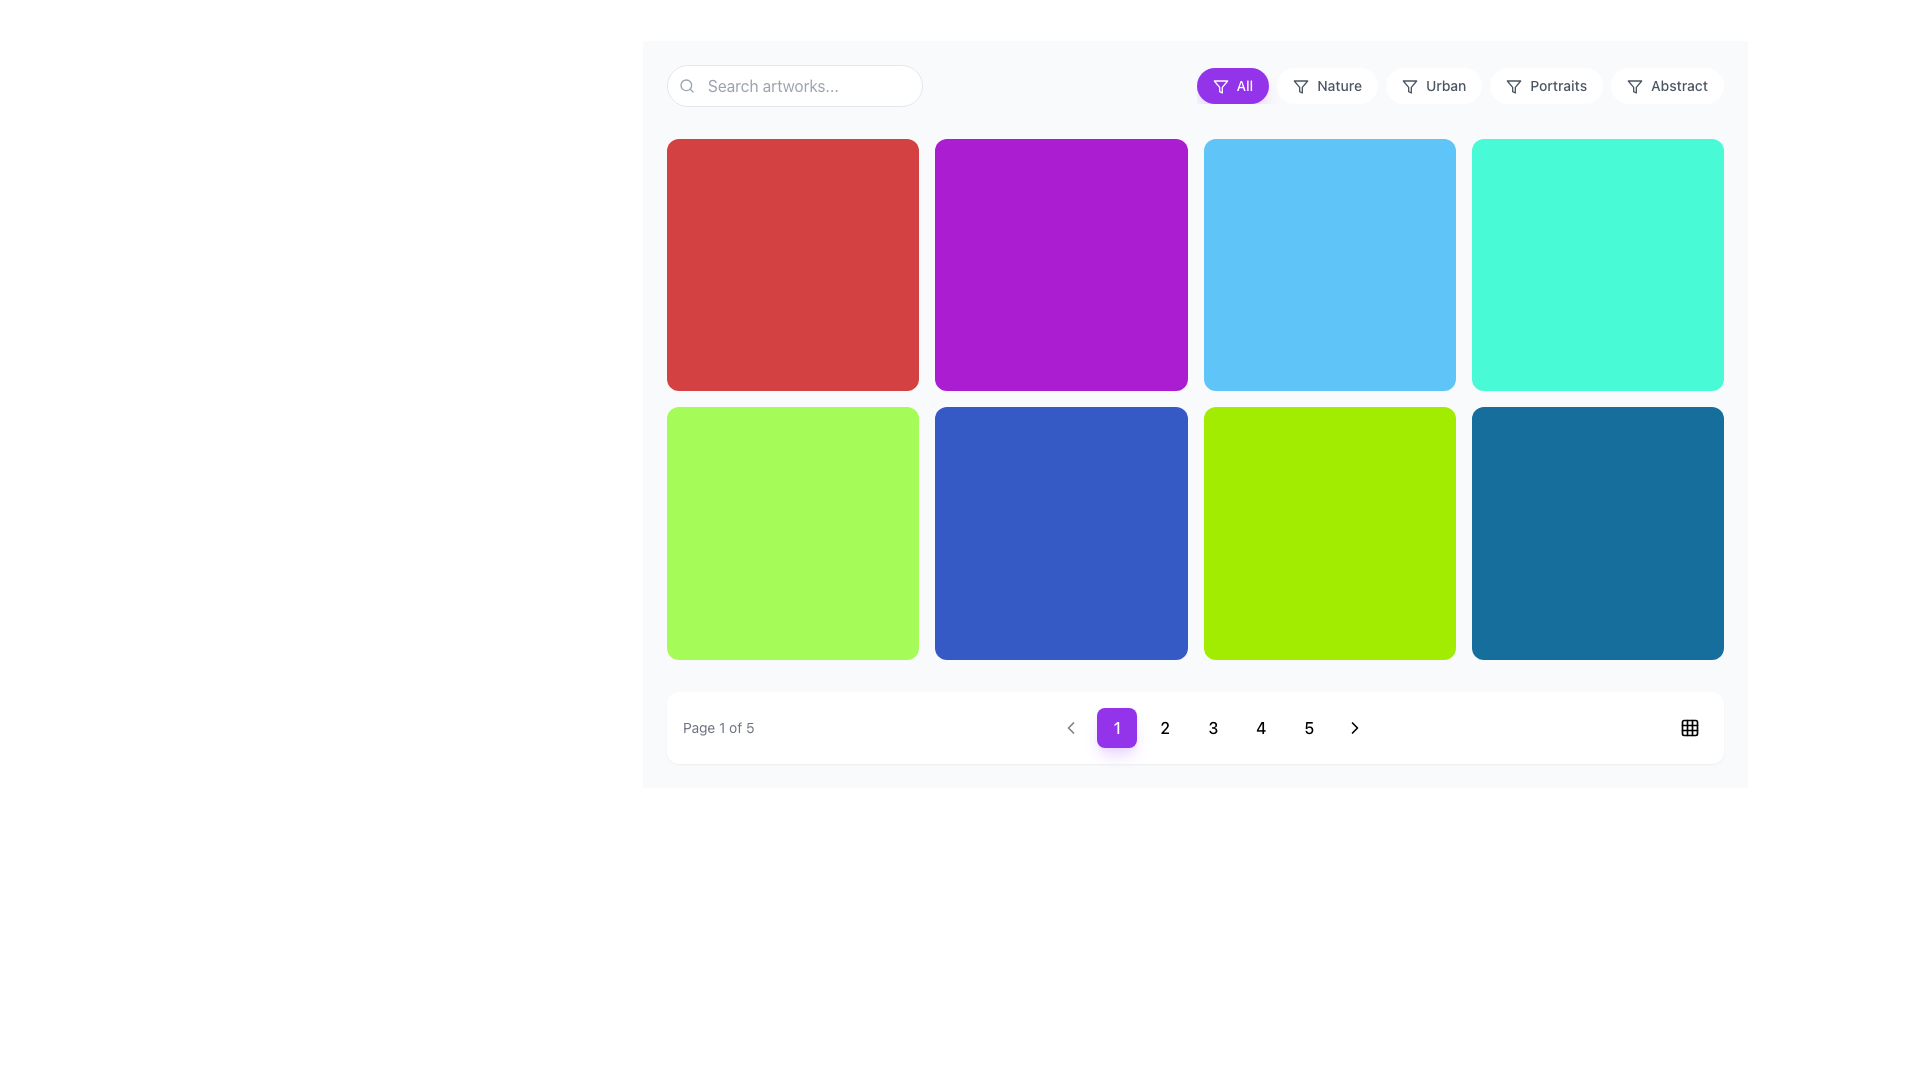 The width and height of the screenshot is (1920, 1080). I want to click on the circular graphic element within the search icon at the top-left corner of the interface, so click(686, 84).